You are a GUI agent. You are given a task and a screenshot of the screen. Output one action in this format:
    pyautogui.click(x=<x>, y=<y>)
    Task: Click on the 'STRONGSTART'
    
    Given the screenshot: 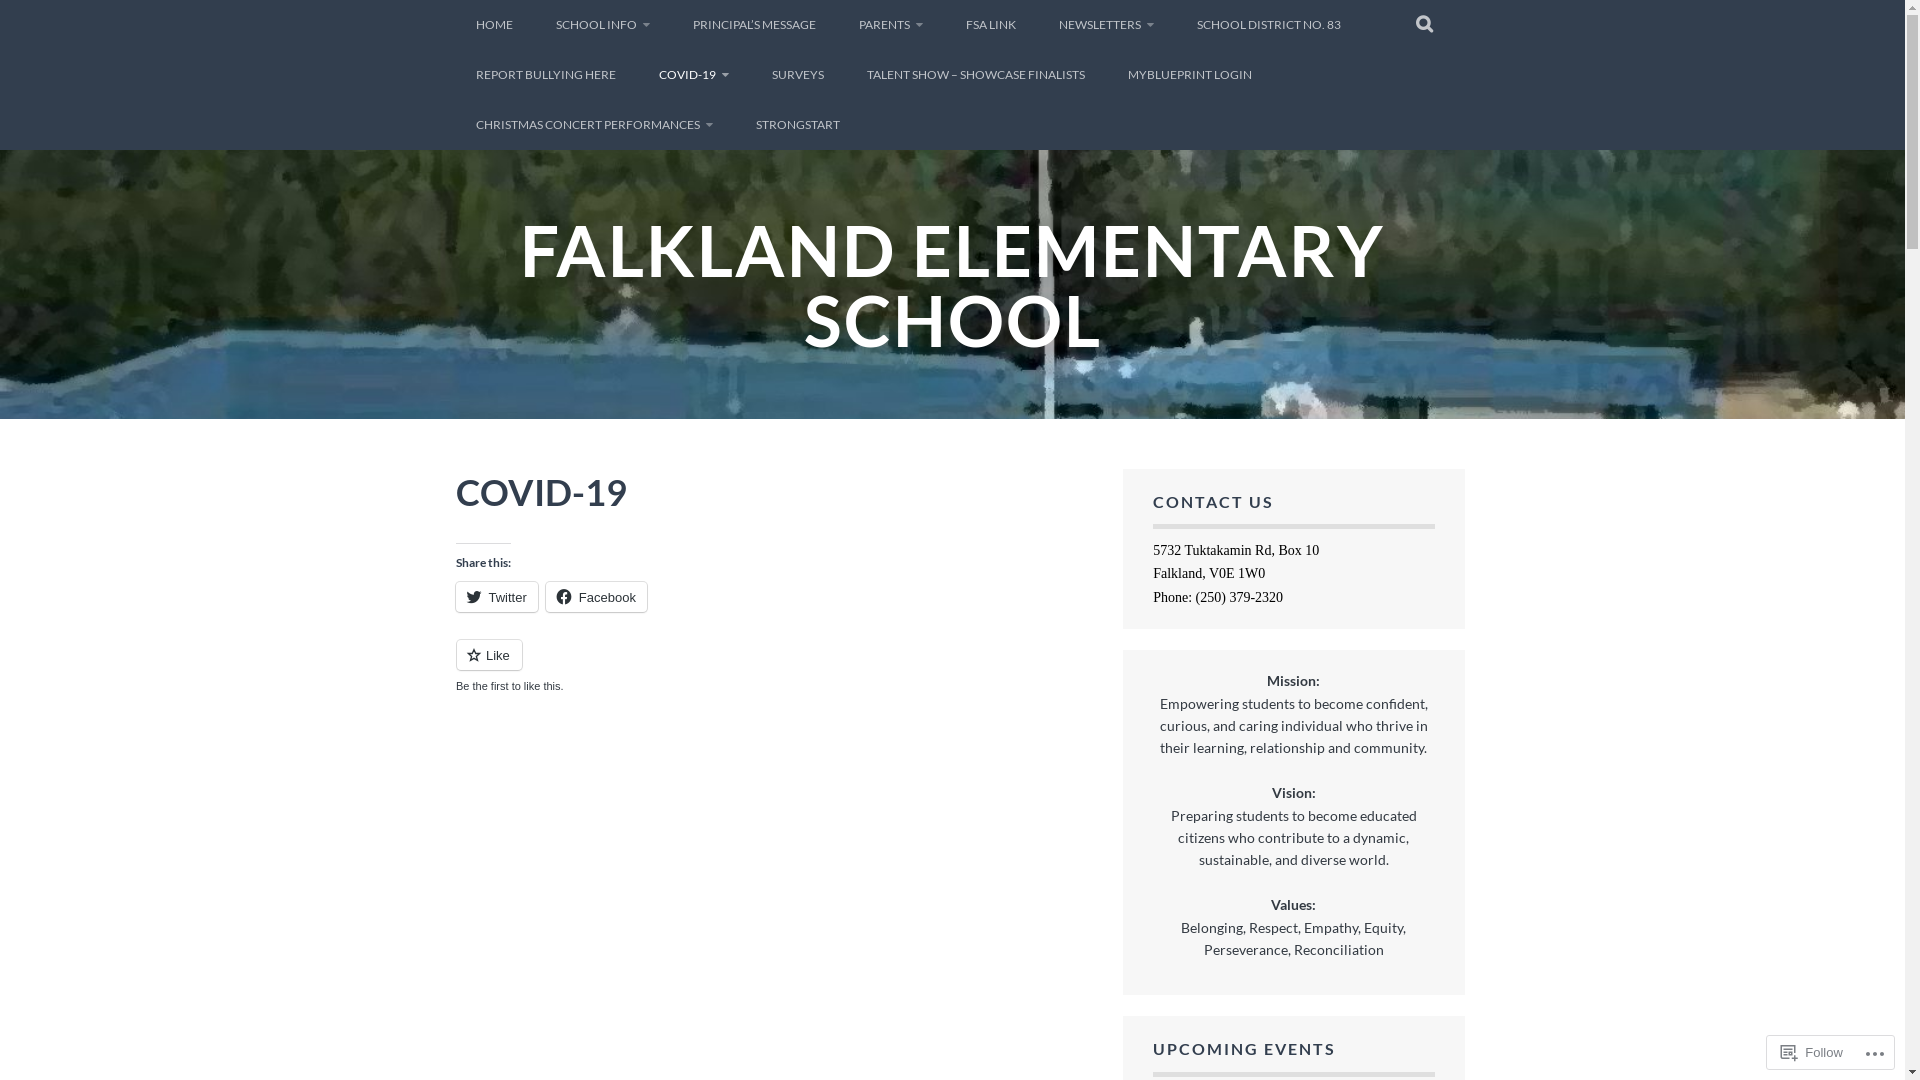 What is the action you would take?
    pyautogui.click(x=734, y=124)
    